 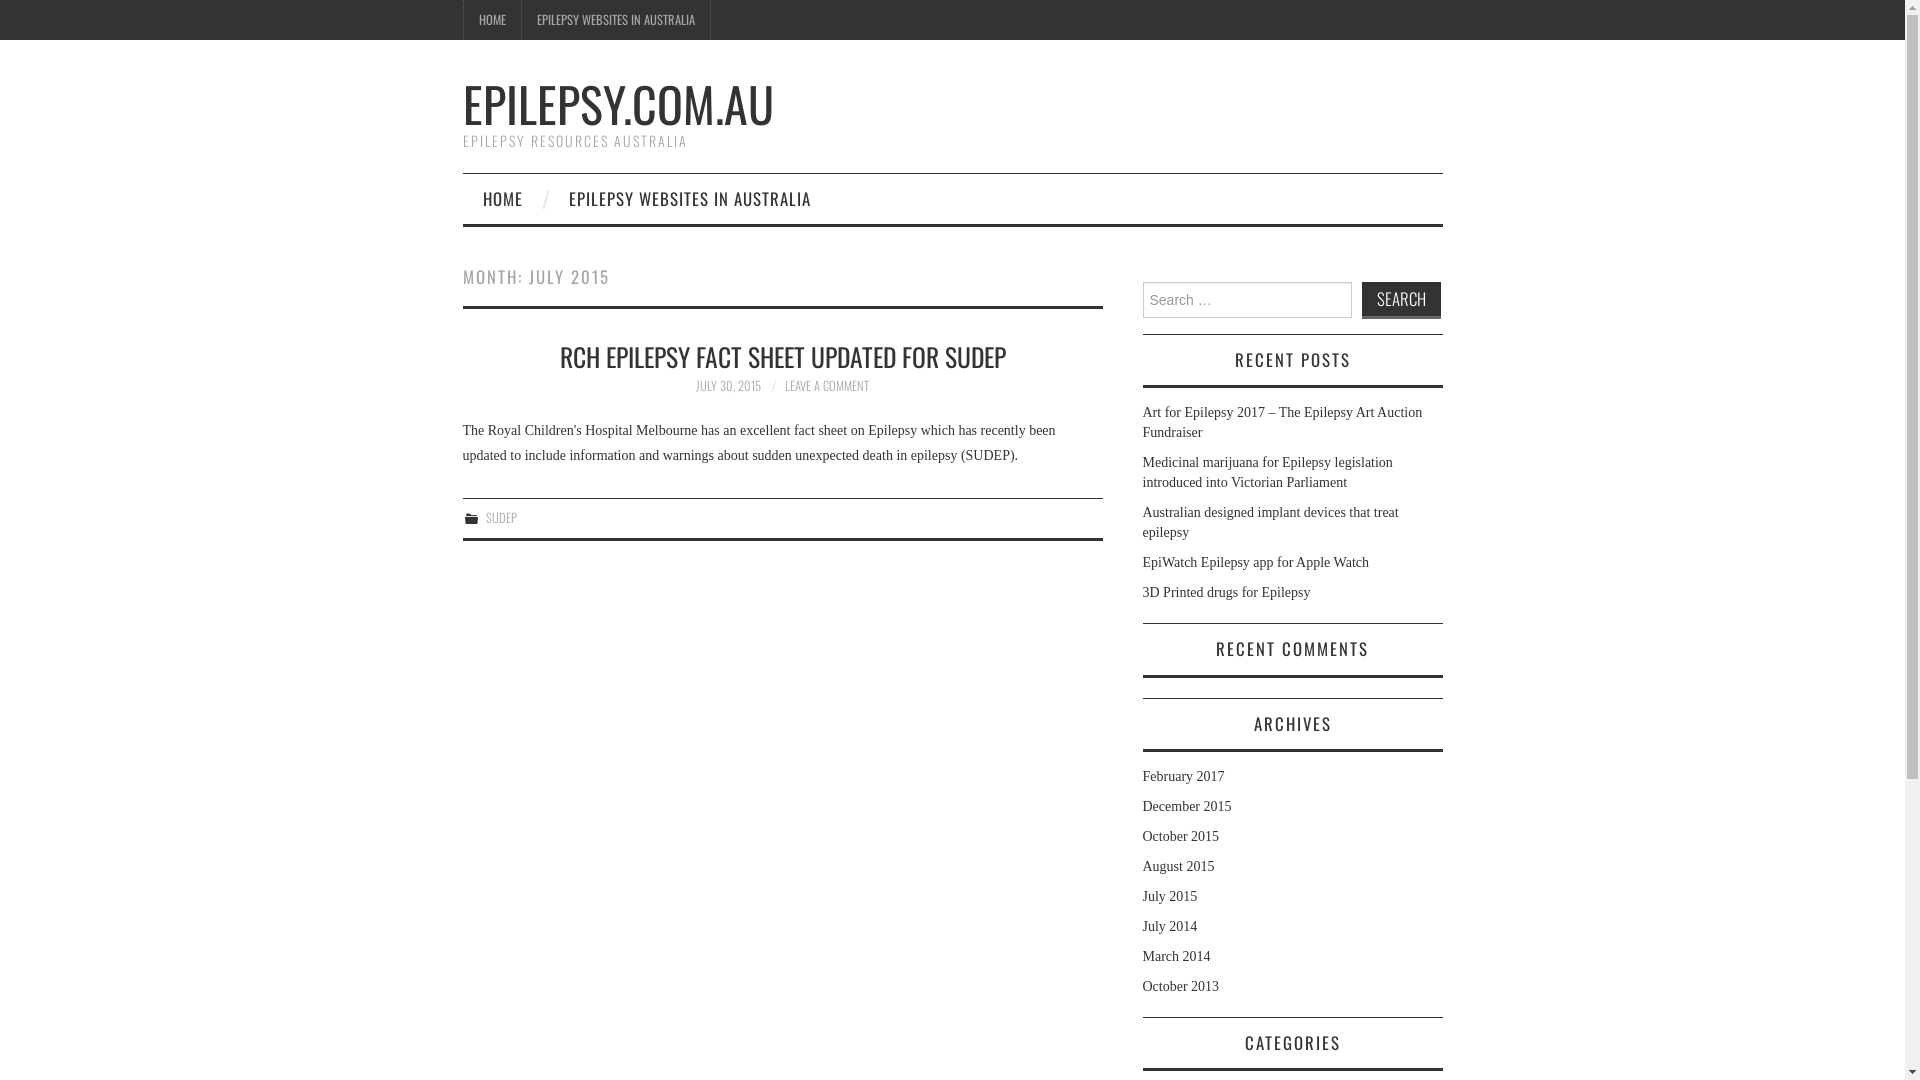 I want to click on 'LEAVE A COMMENT', so click(x=826, y=385).